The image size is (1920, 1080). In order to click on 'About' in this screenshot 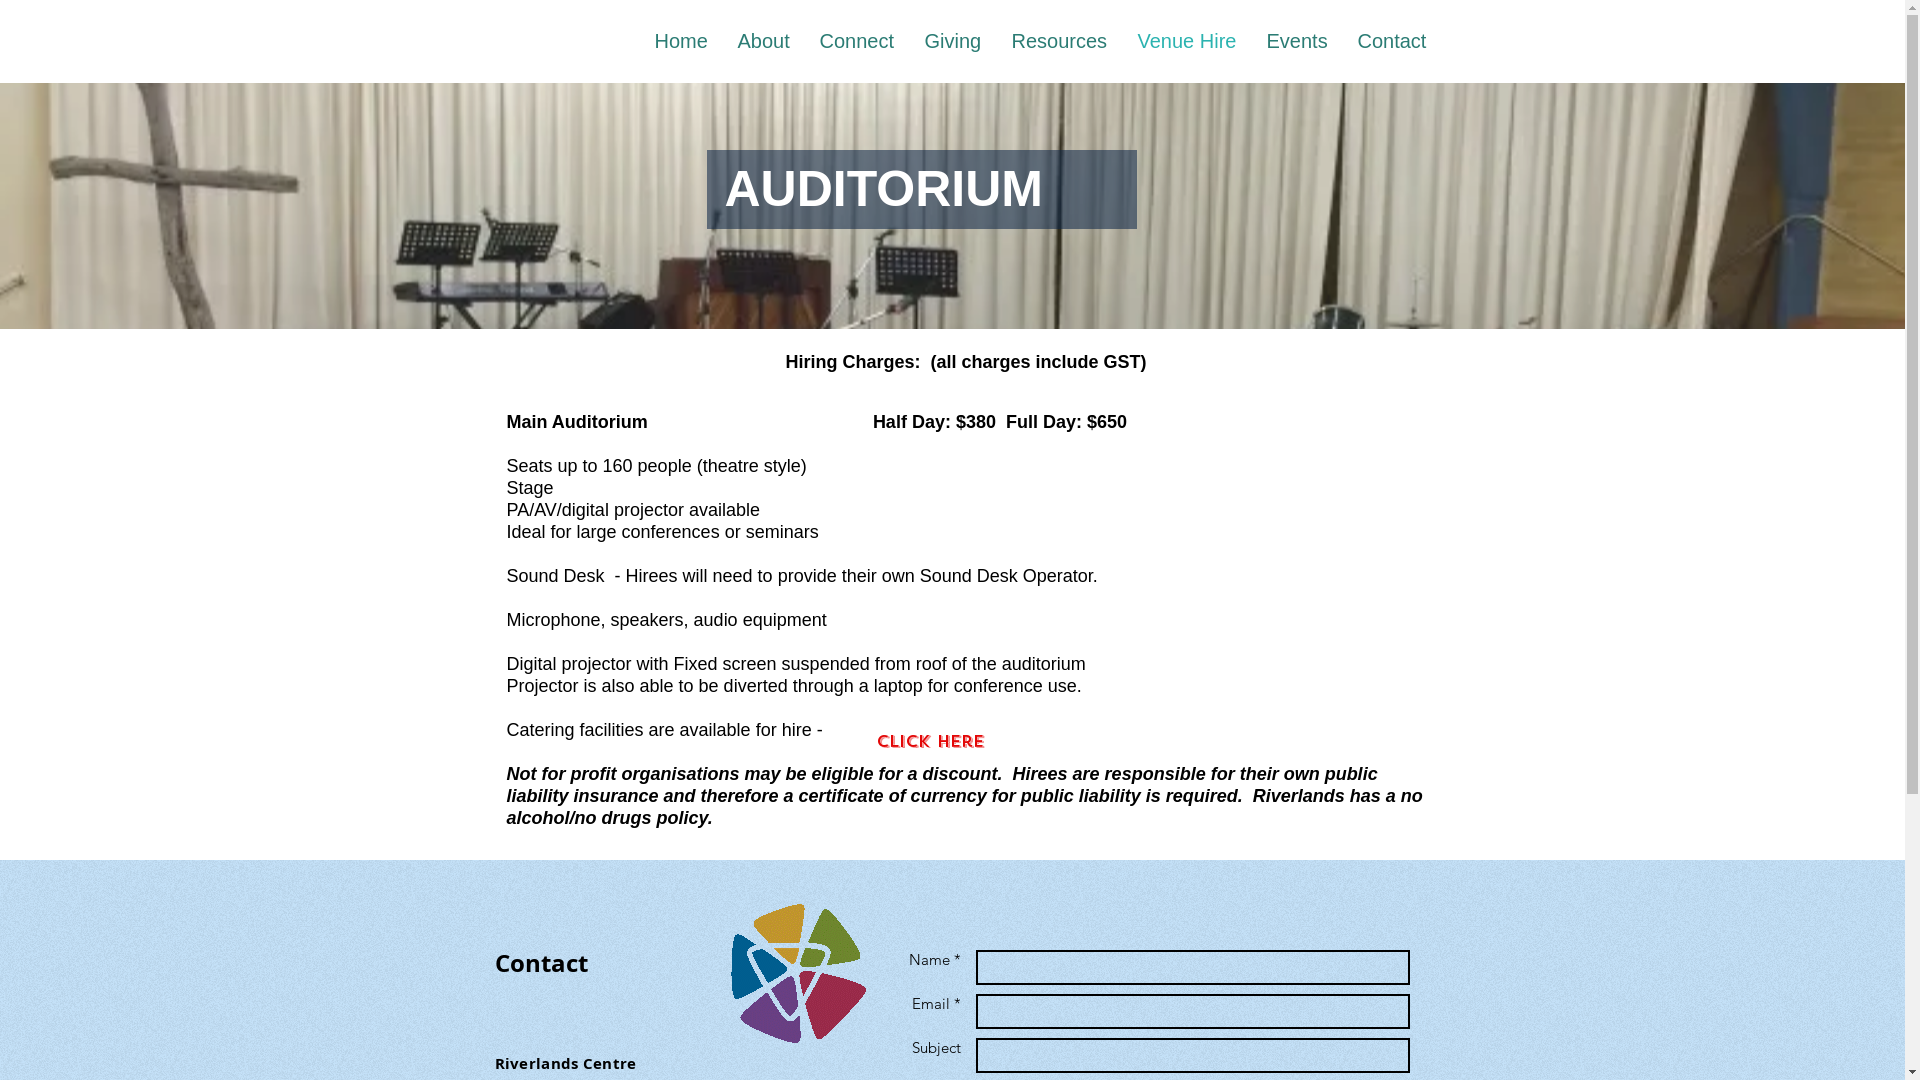, I will do `click(762, 41)`.